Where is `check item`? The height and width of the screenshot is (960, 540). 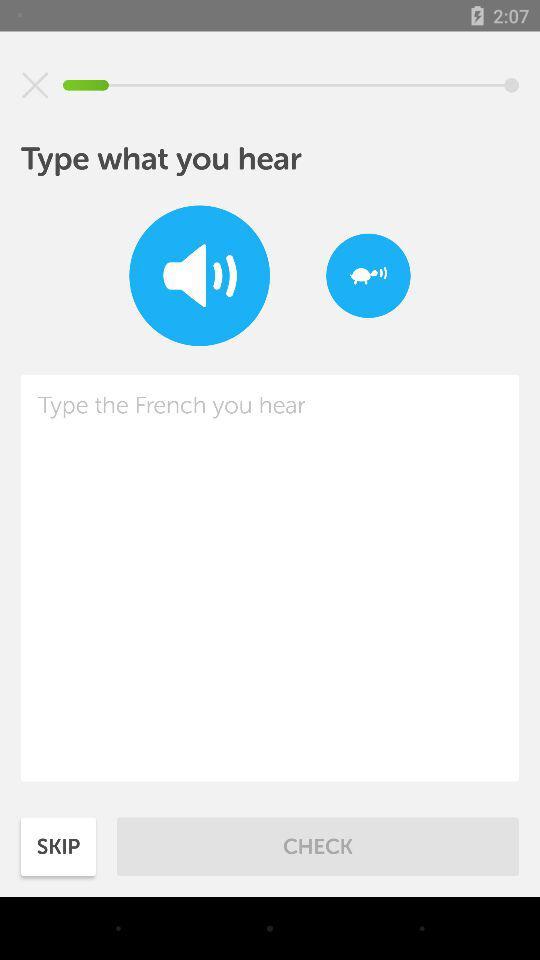 check item is located at coordinates (318, 845).